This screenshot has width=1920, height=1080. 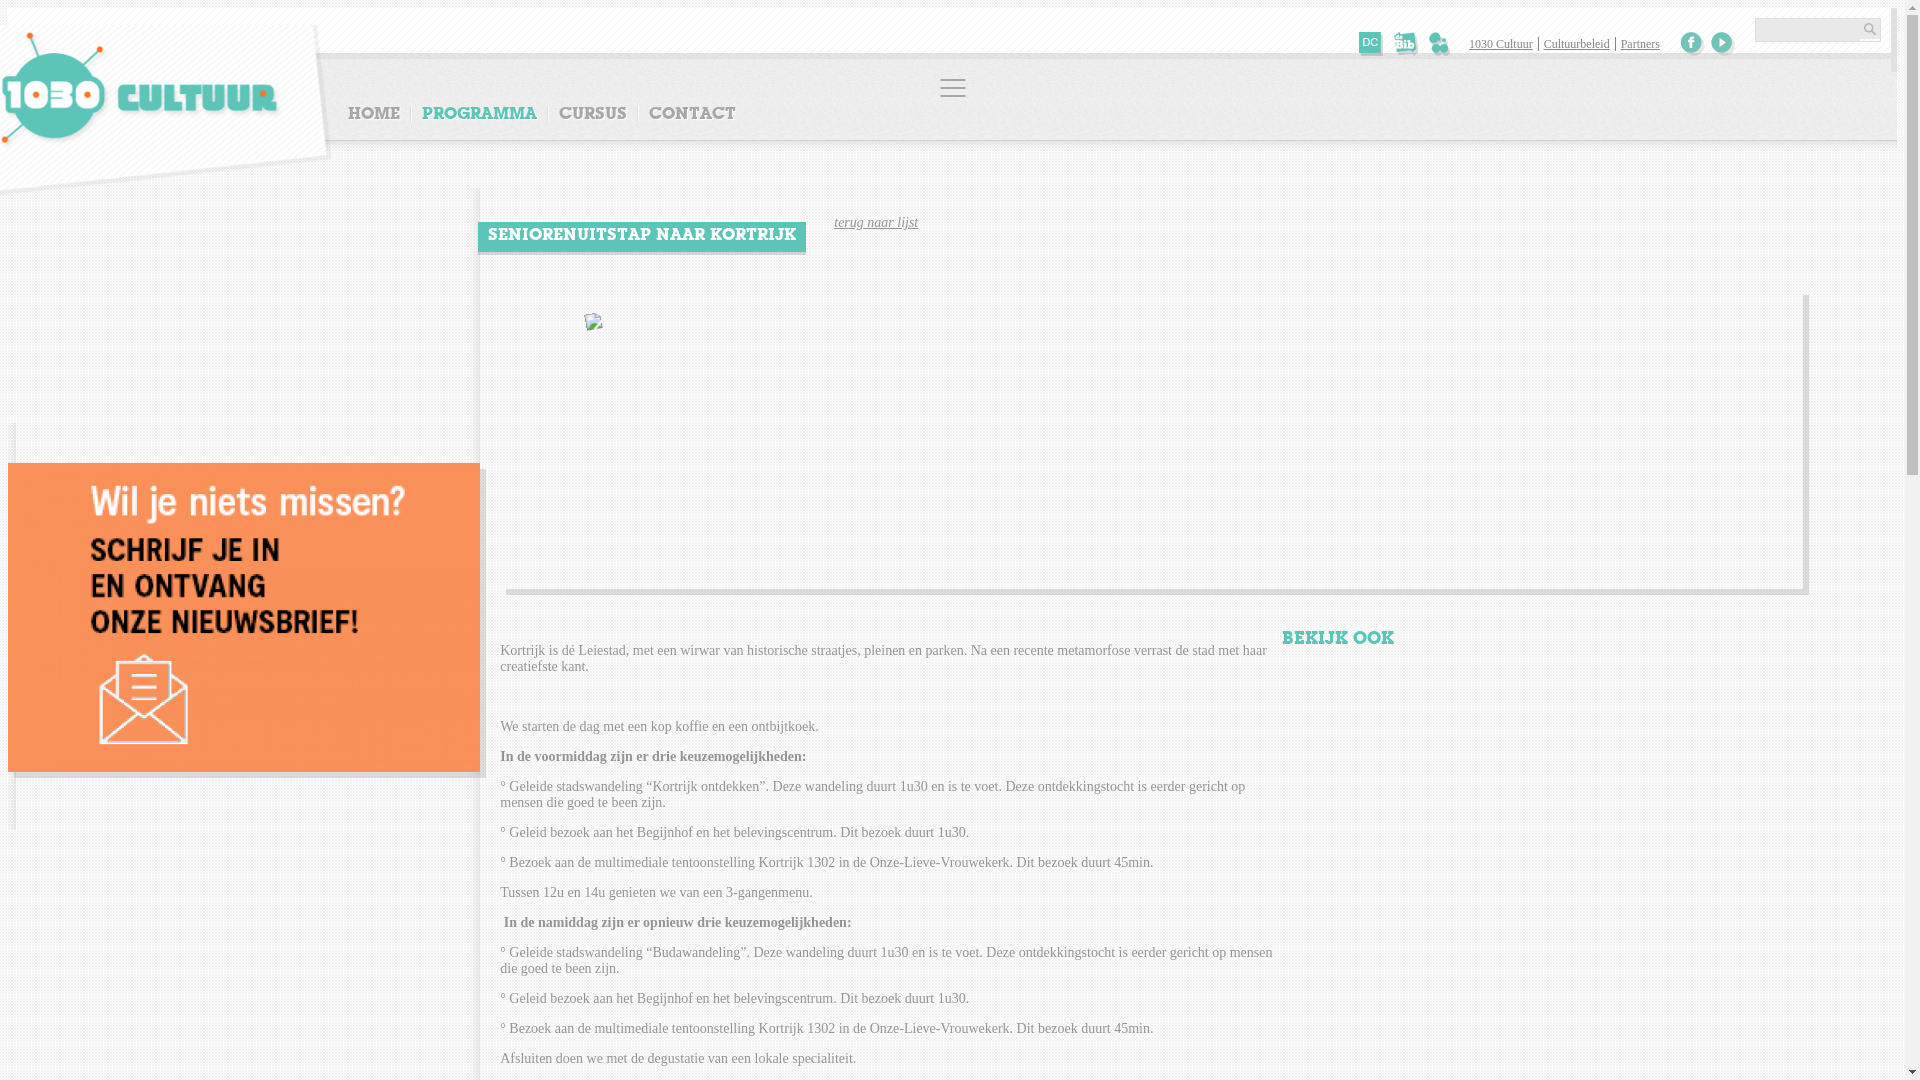 I want to click on 'de bib', so click(x=1405, y=44).